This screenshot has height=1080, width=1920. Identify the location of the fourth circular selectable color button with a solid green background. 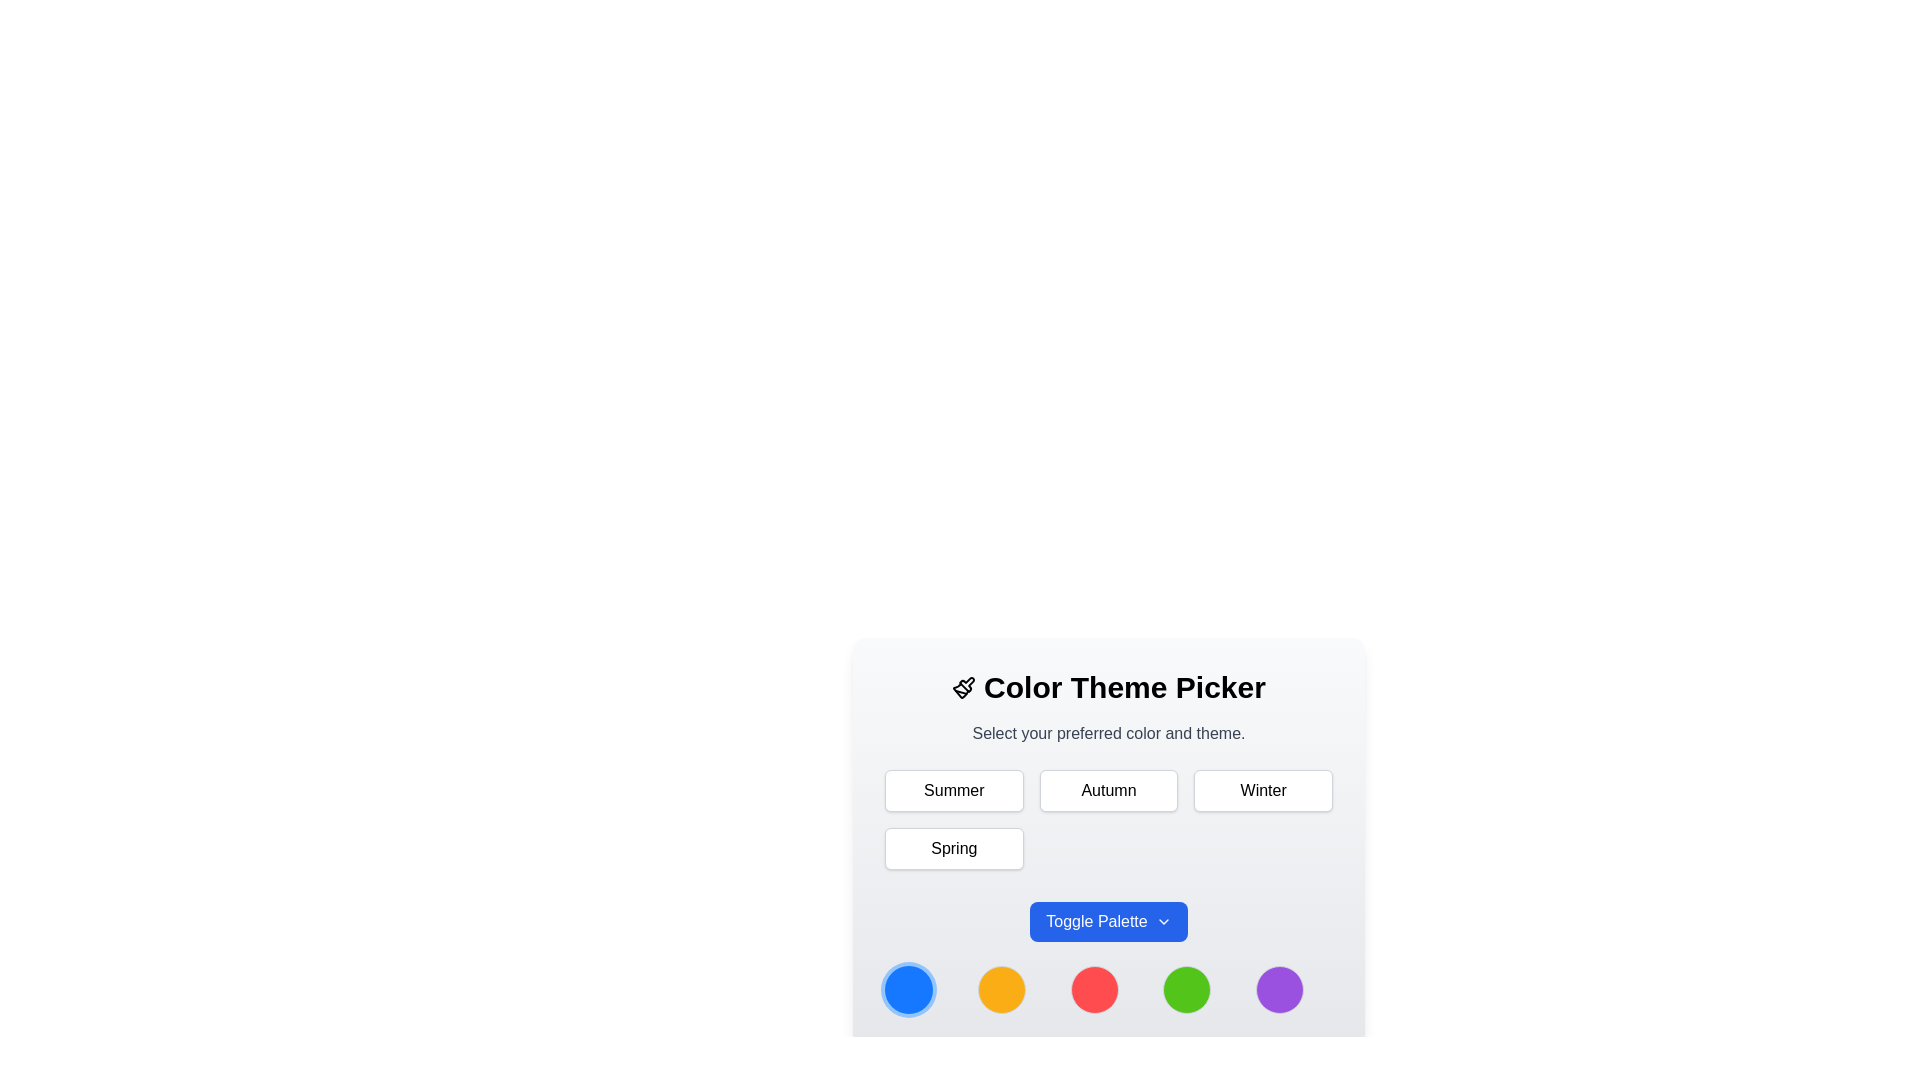
(1187, 990).